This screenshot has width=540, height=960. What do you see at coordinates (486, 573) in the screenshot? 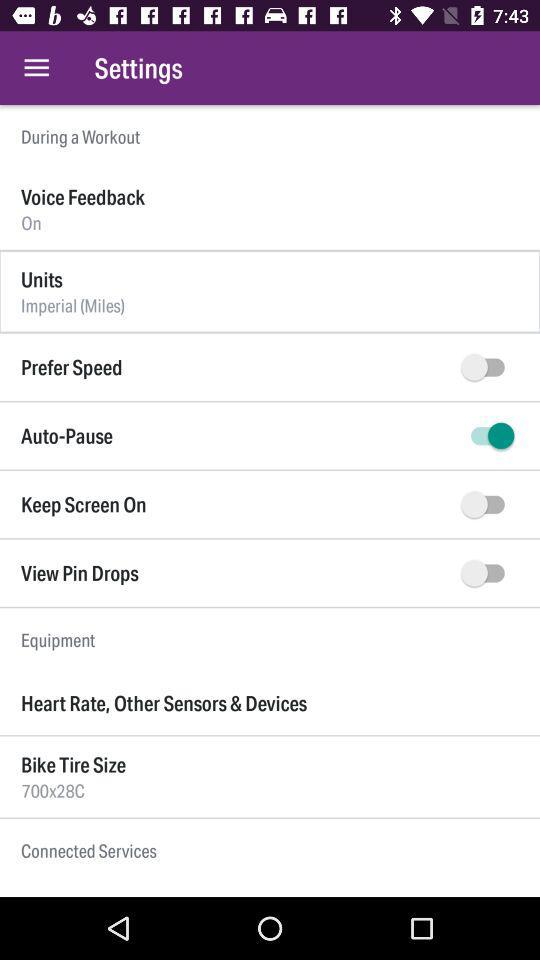
I see `viewing pin drops` at bounding box center [486, 573].